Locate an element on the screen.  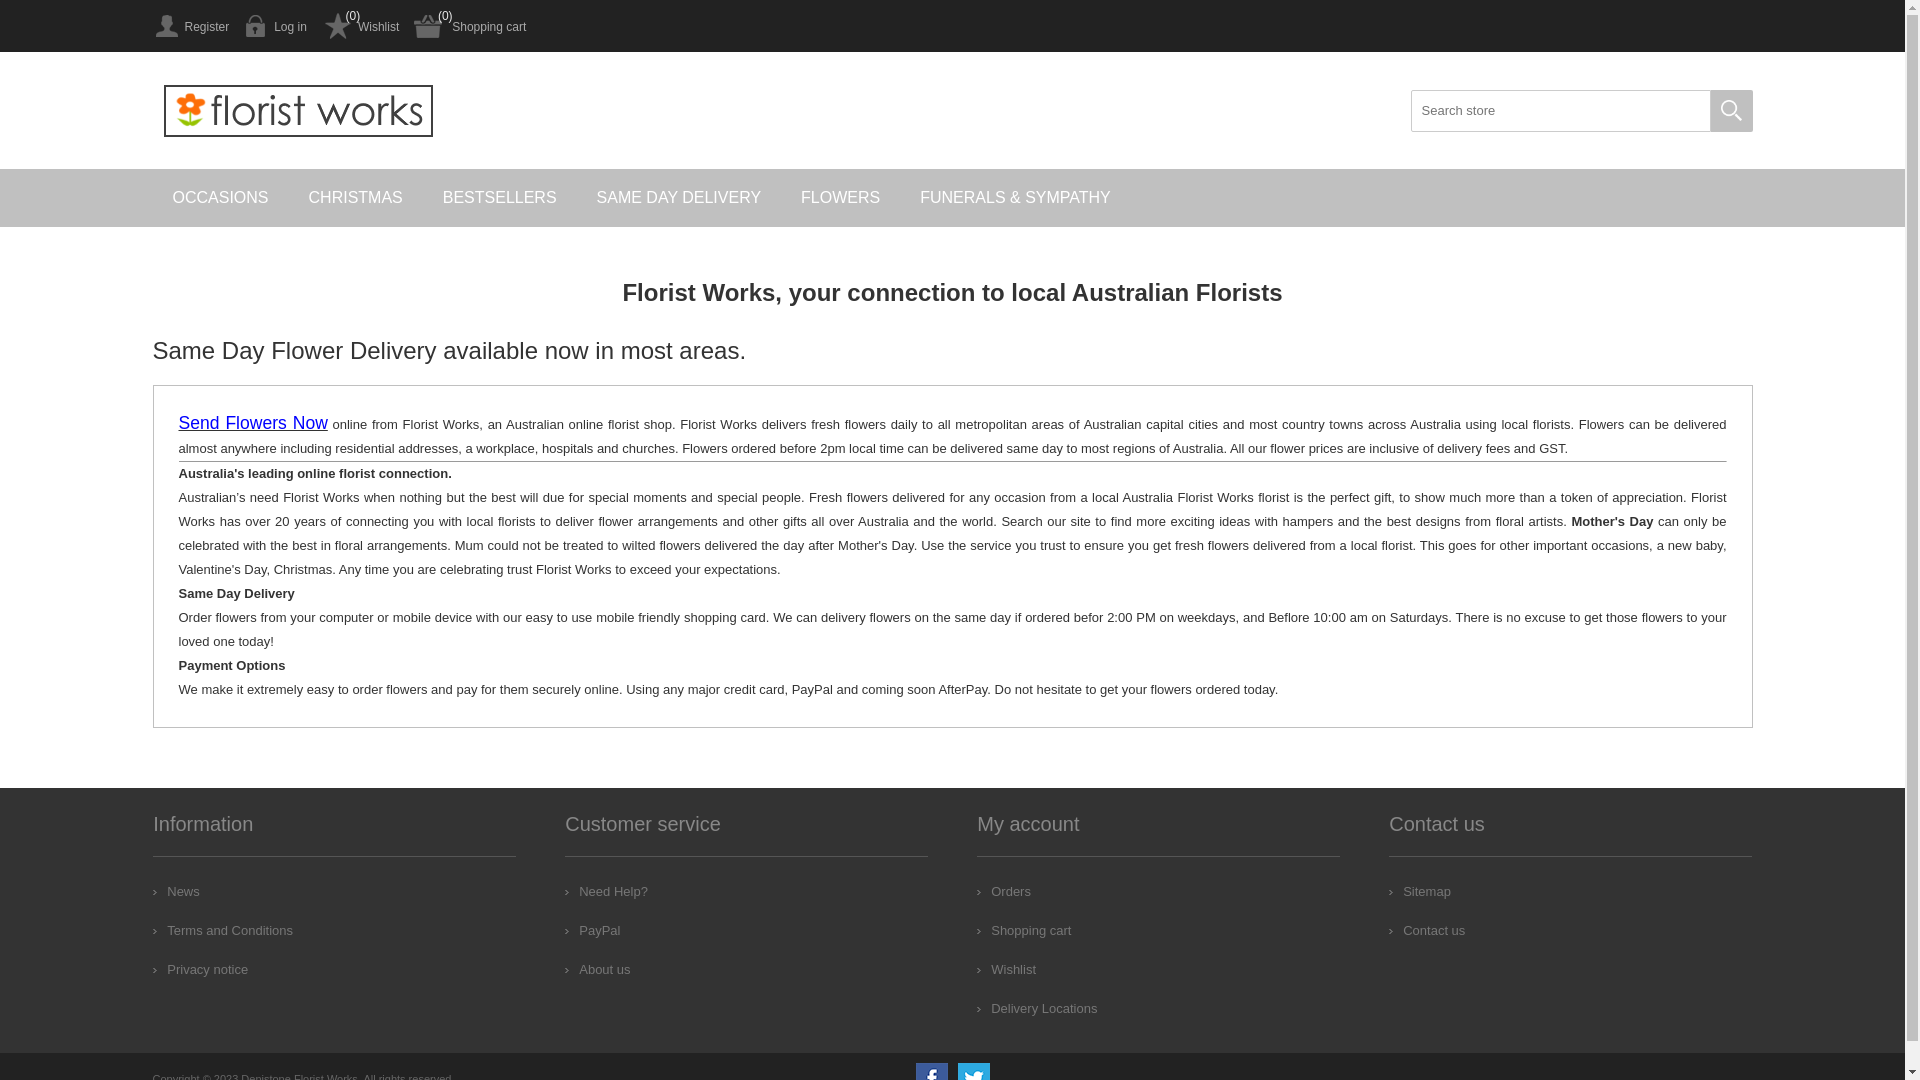
'Shopping cart' is located at coordinates (1023, 930).